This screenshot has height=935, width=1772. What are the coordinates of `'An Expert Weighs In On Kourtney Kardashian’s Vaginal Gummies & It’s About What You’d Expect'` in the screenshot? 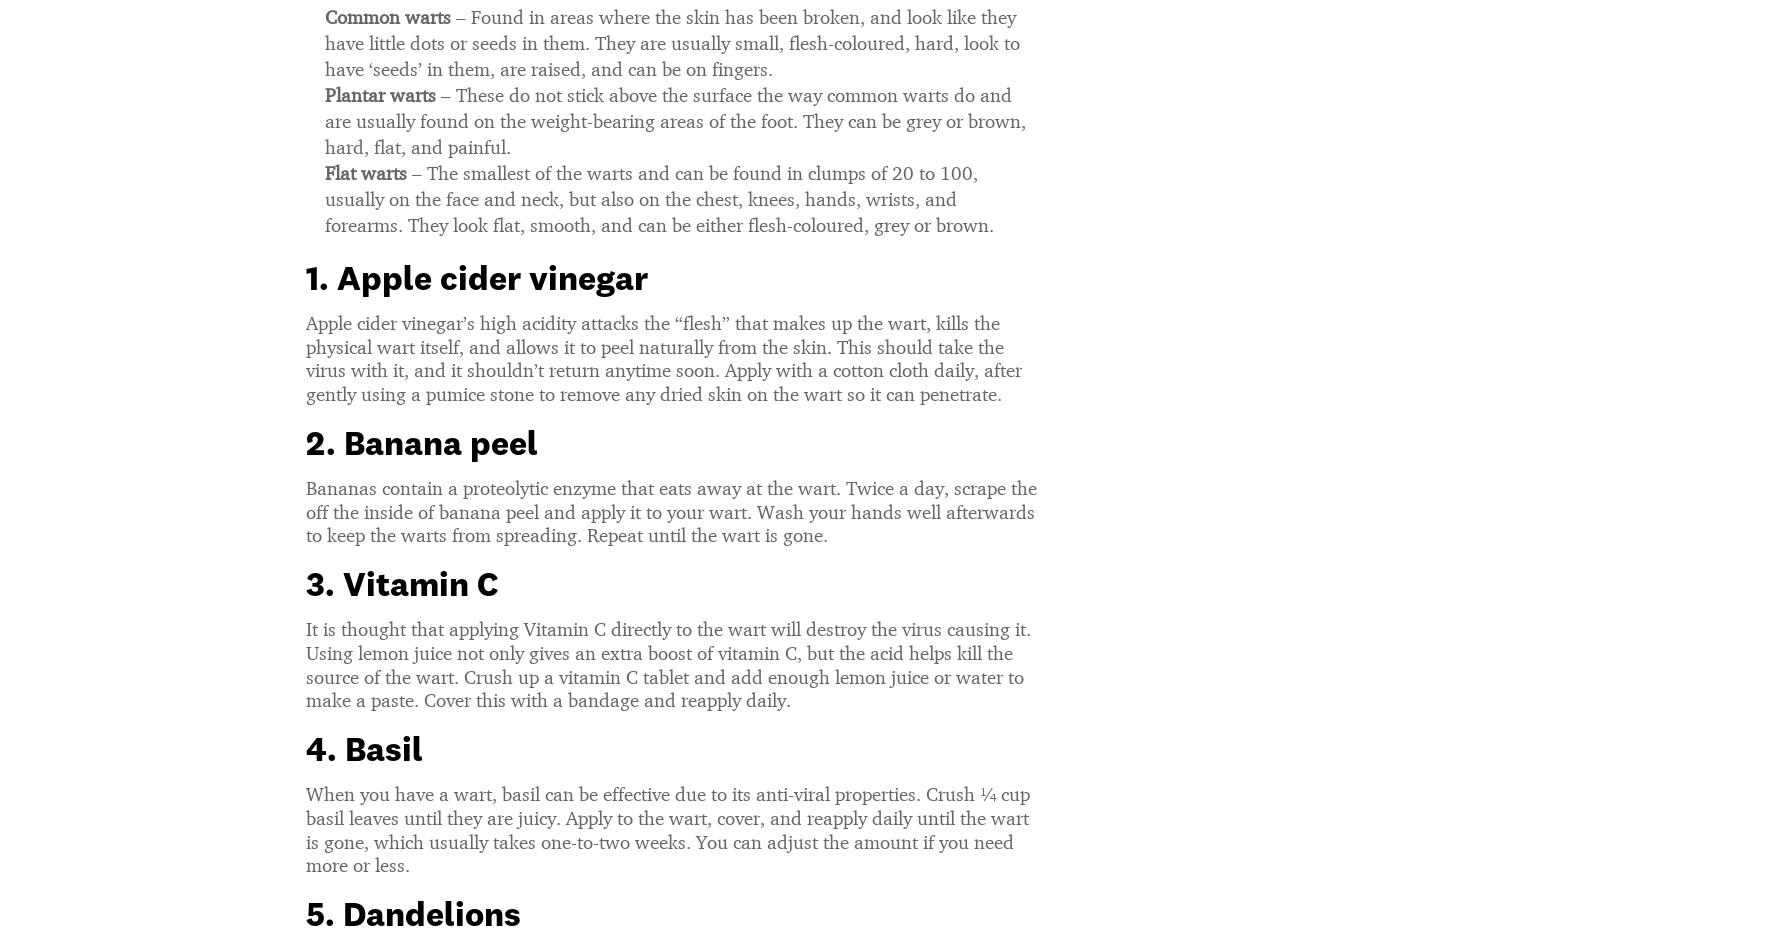 It's located at (1327, 525).